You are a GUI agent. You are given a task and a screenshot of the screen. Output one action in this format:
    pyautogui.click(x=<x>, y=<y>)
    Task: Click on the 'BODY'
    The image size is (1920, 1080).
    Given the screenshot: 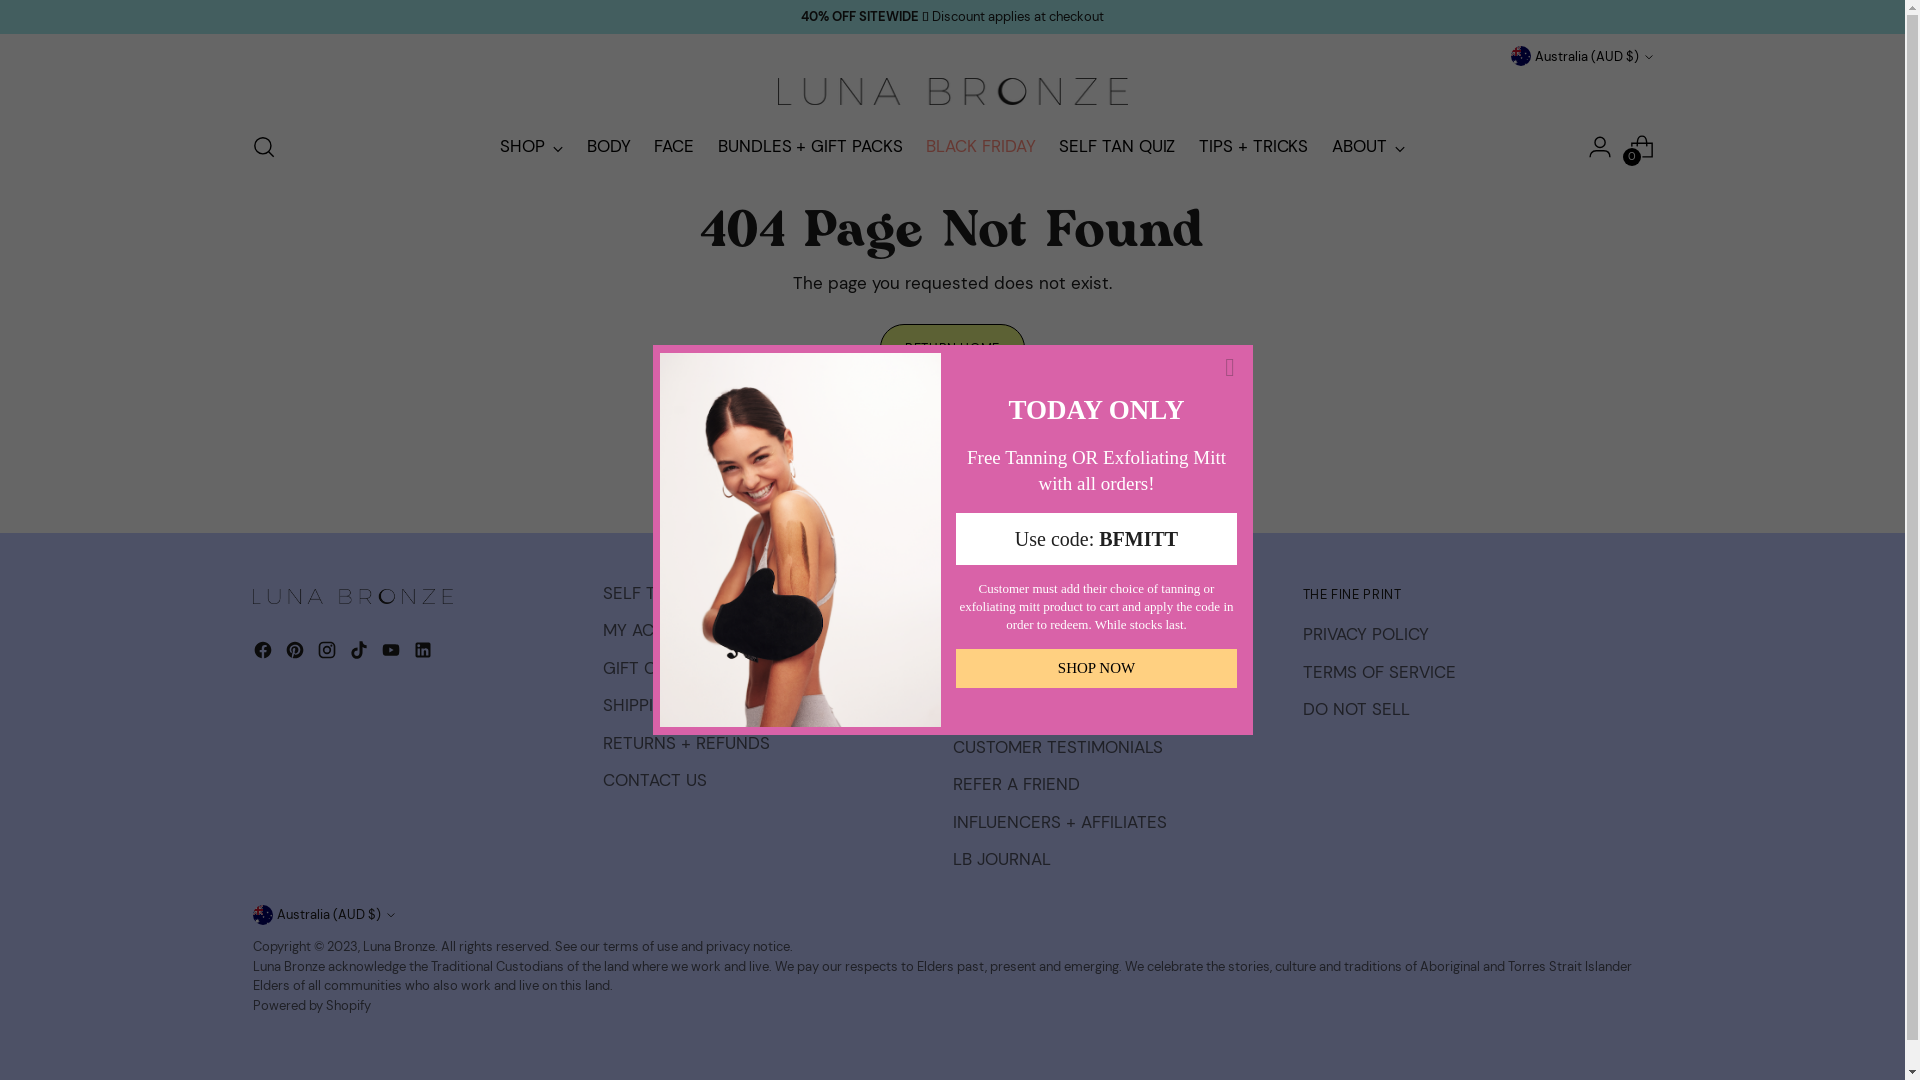 What is the action you would take?
    pyautogui.click(x=585, y=145)
    